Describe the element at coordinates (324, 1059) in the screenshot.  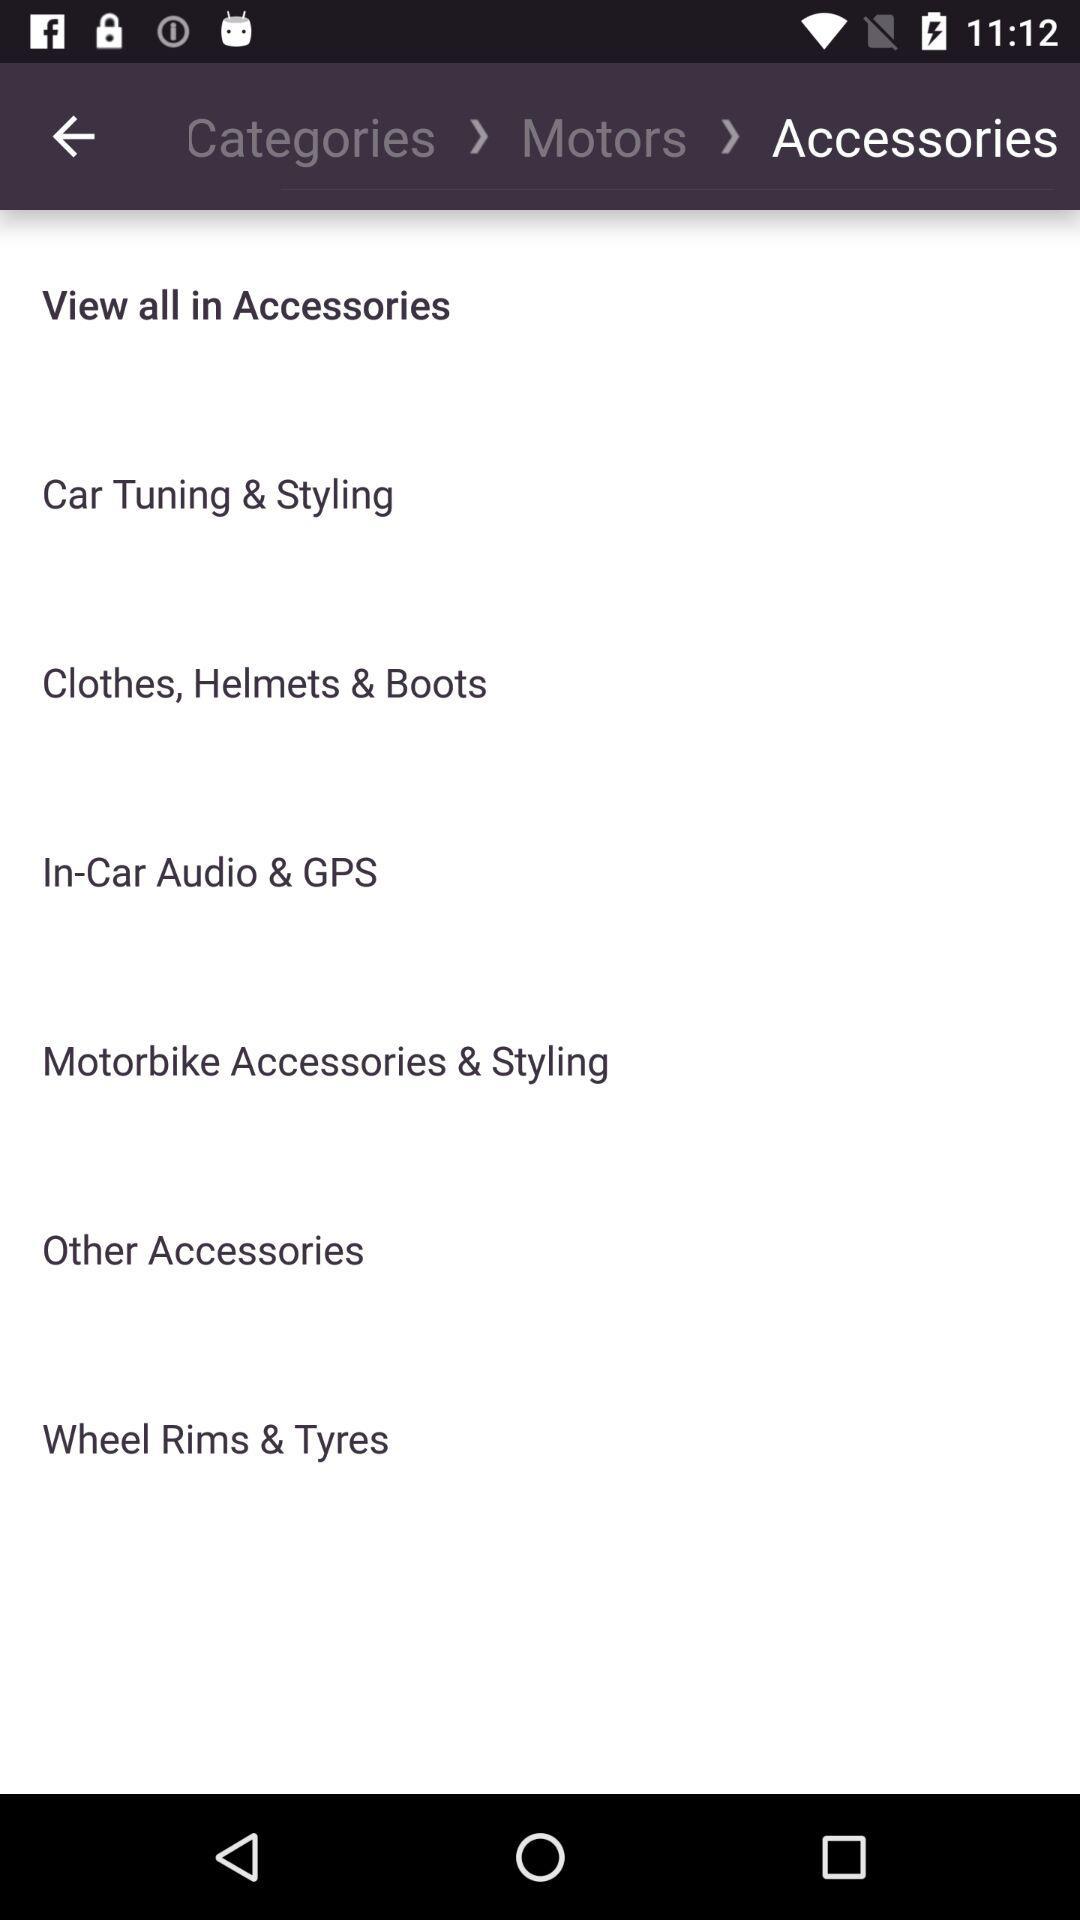
I see `the motorbike accessories & styling item` at that location.